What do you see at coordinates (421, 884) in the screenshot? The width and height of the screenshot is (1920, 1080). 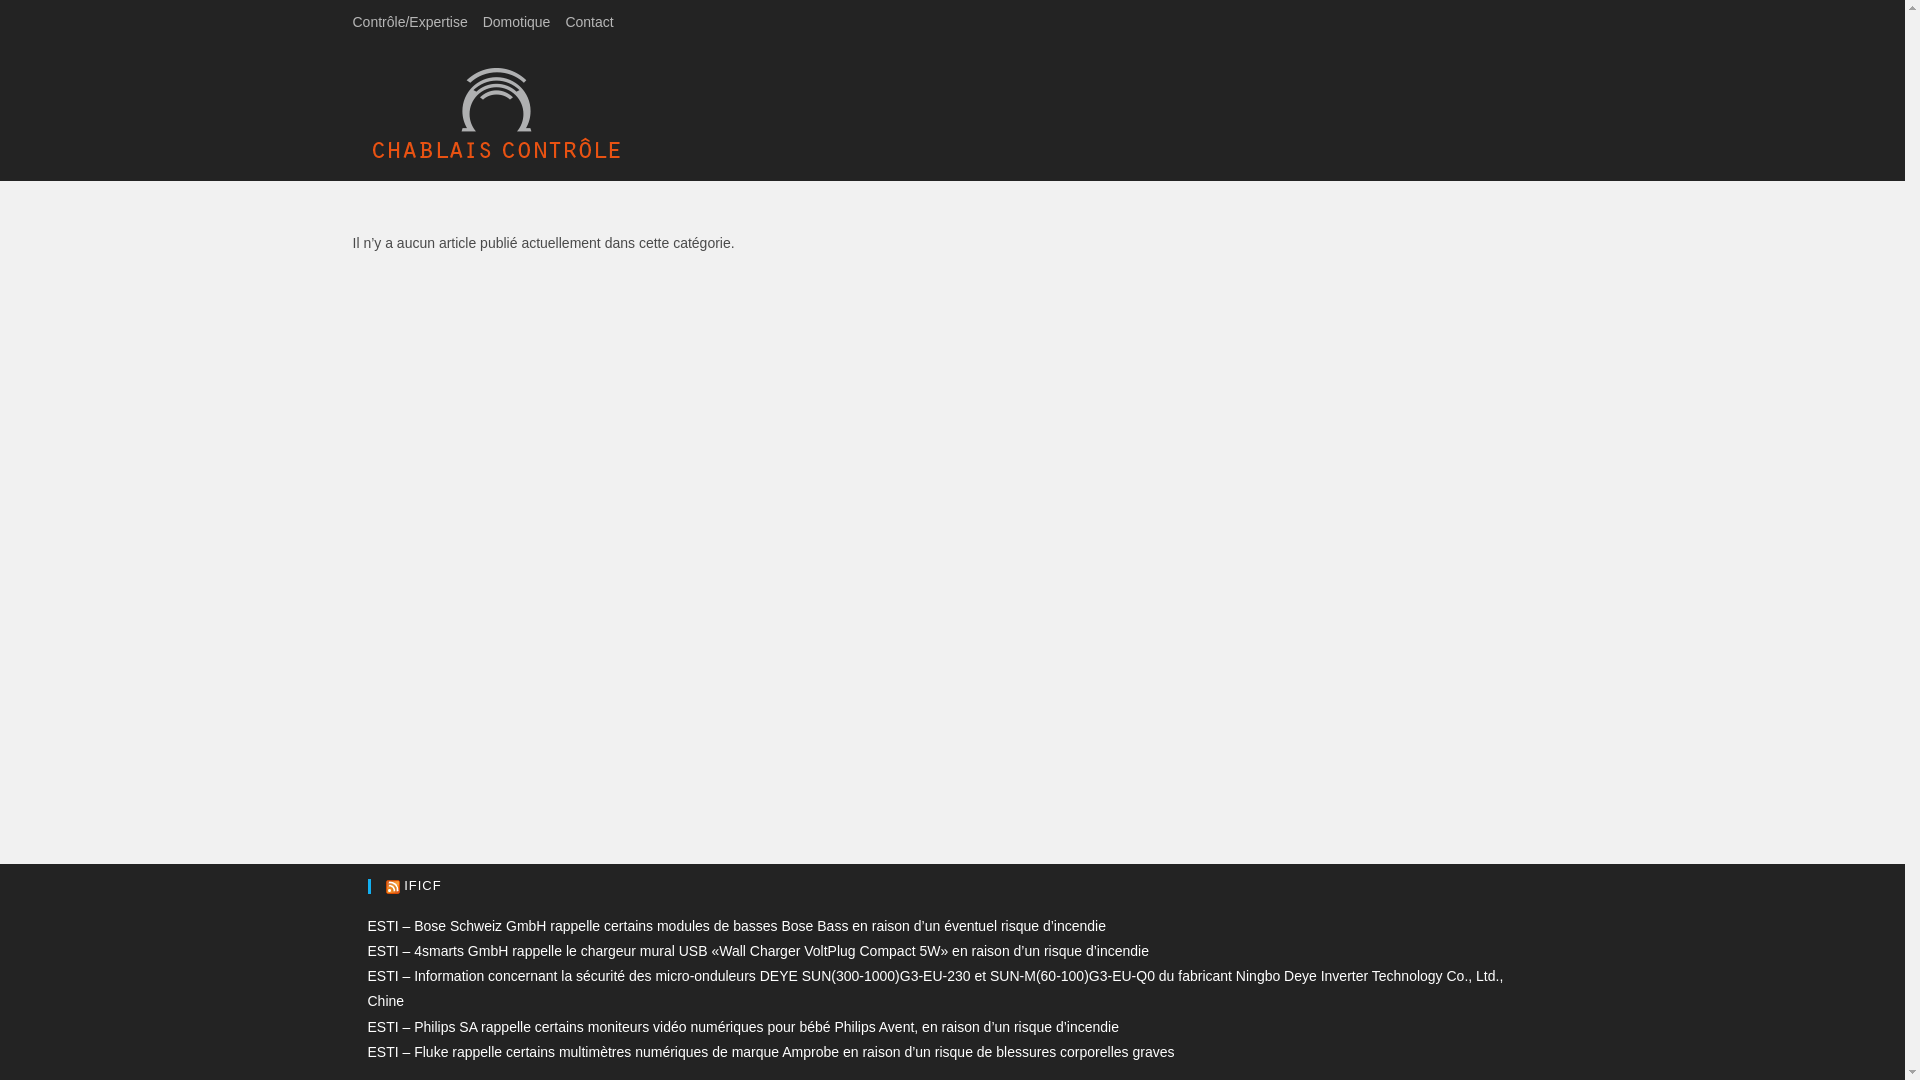 I see `'IFICF'` at bounding box center [421, 884].